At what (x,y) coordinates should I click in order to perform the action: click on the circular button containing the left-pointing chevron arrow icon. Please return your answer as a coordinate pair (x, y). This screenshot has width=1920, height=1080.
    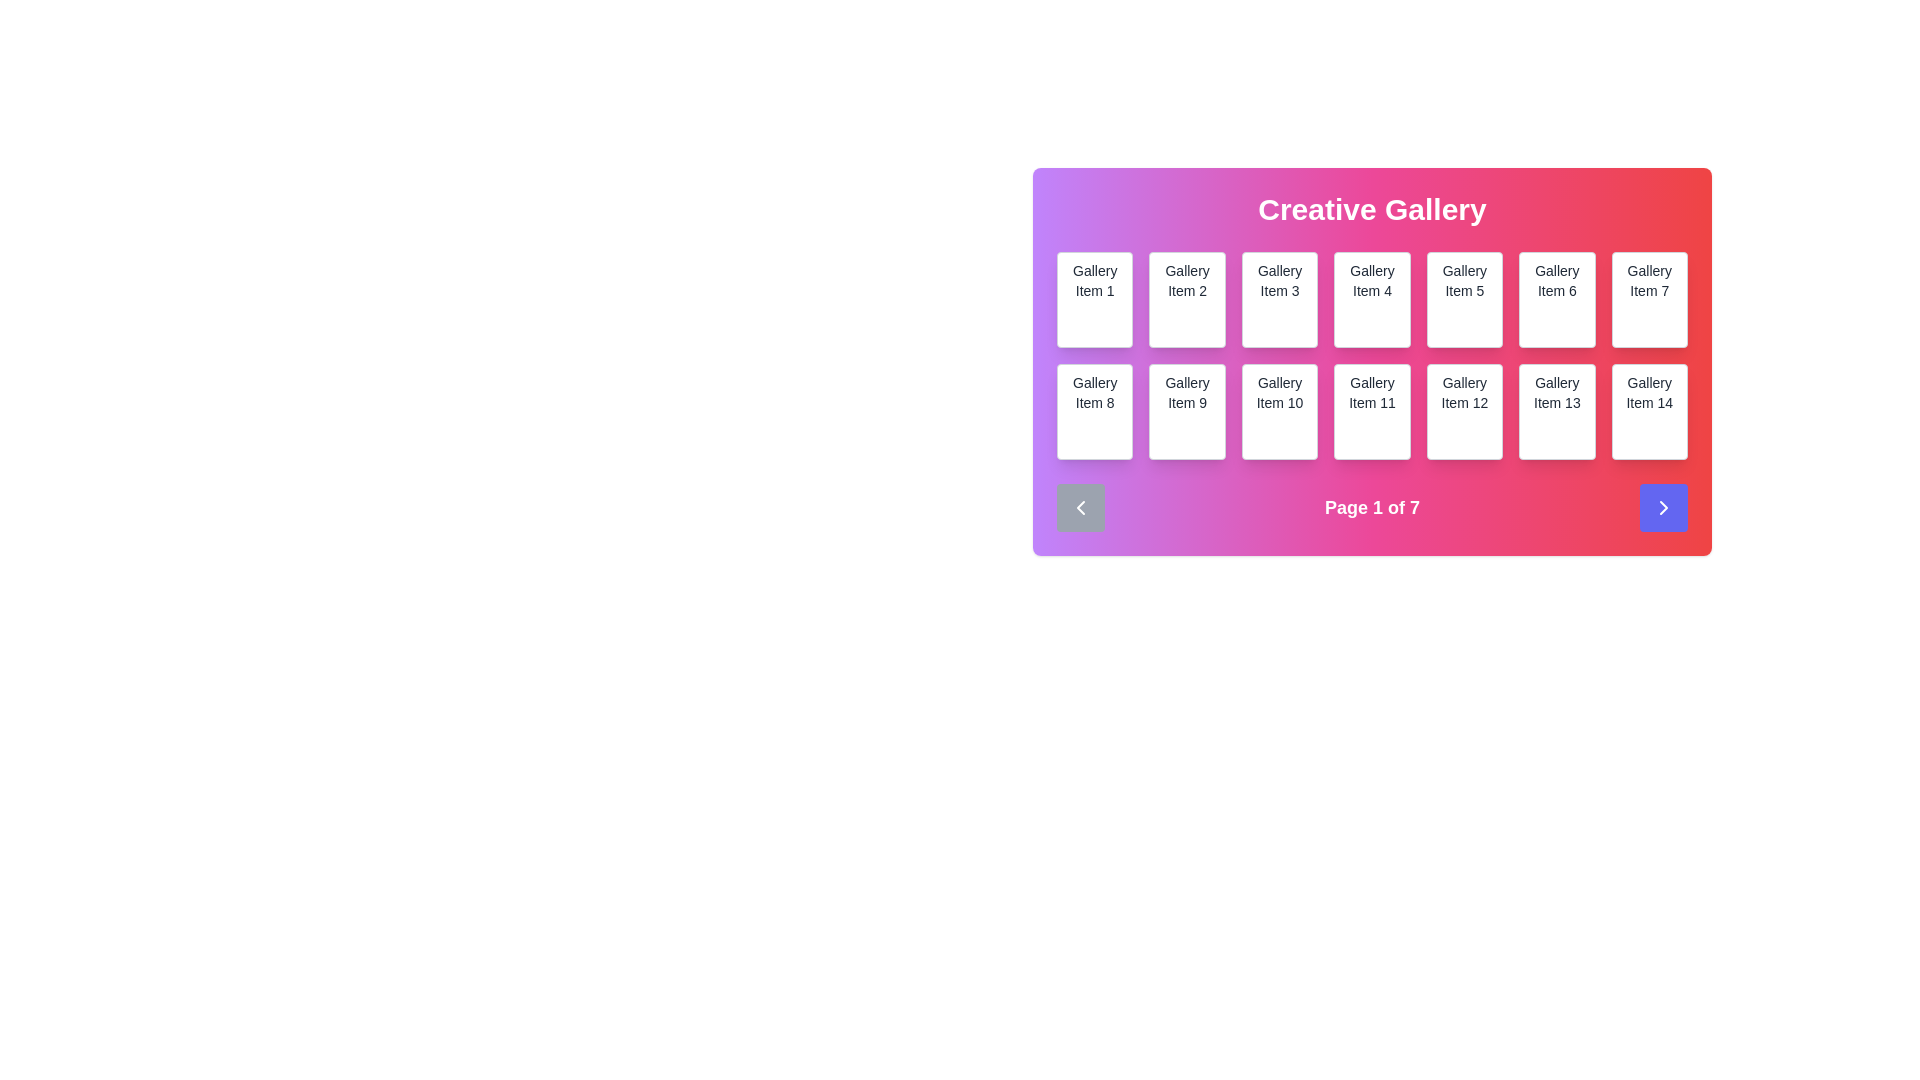
    Looking at the image, I should click on (1079, 507).